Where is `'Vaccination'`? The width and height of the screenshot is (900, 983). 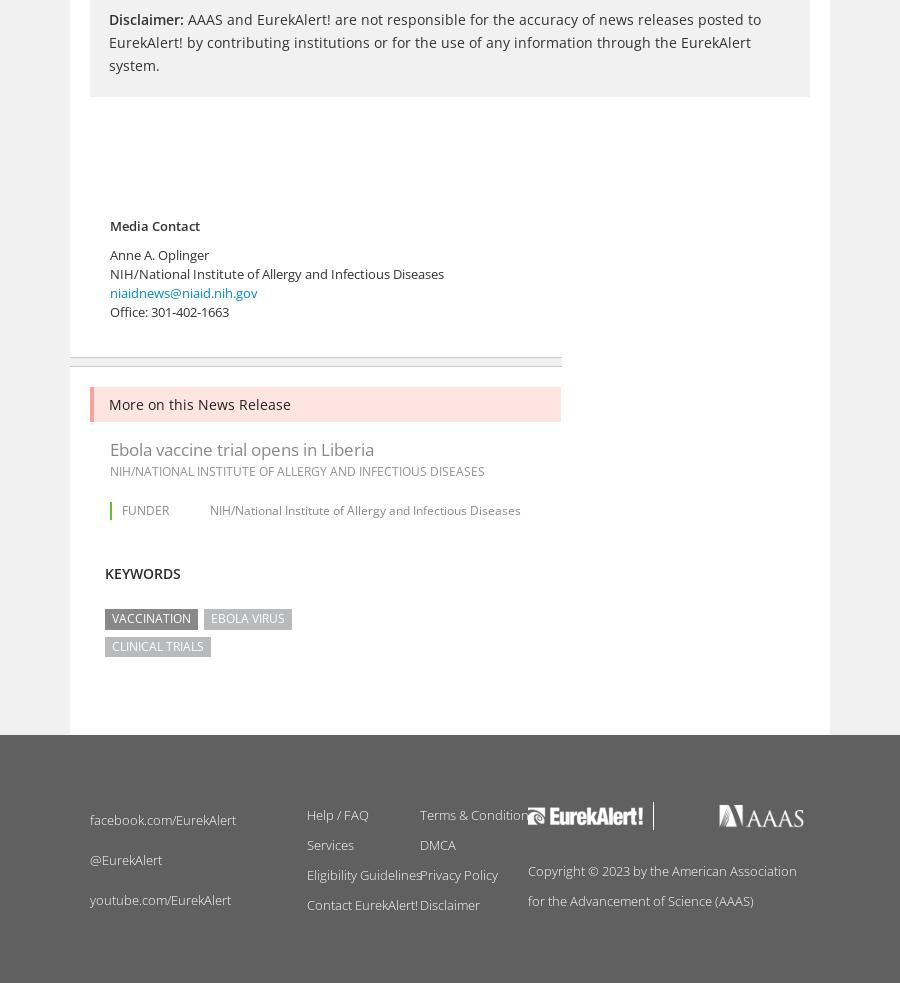
'Vaccination' is located at coordinates (110, 618).